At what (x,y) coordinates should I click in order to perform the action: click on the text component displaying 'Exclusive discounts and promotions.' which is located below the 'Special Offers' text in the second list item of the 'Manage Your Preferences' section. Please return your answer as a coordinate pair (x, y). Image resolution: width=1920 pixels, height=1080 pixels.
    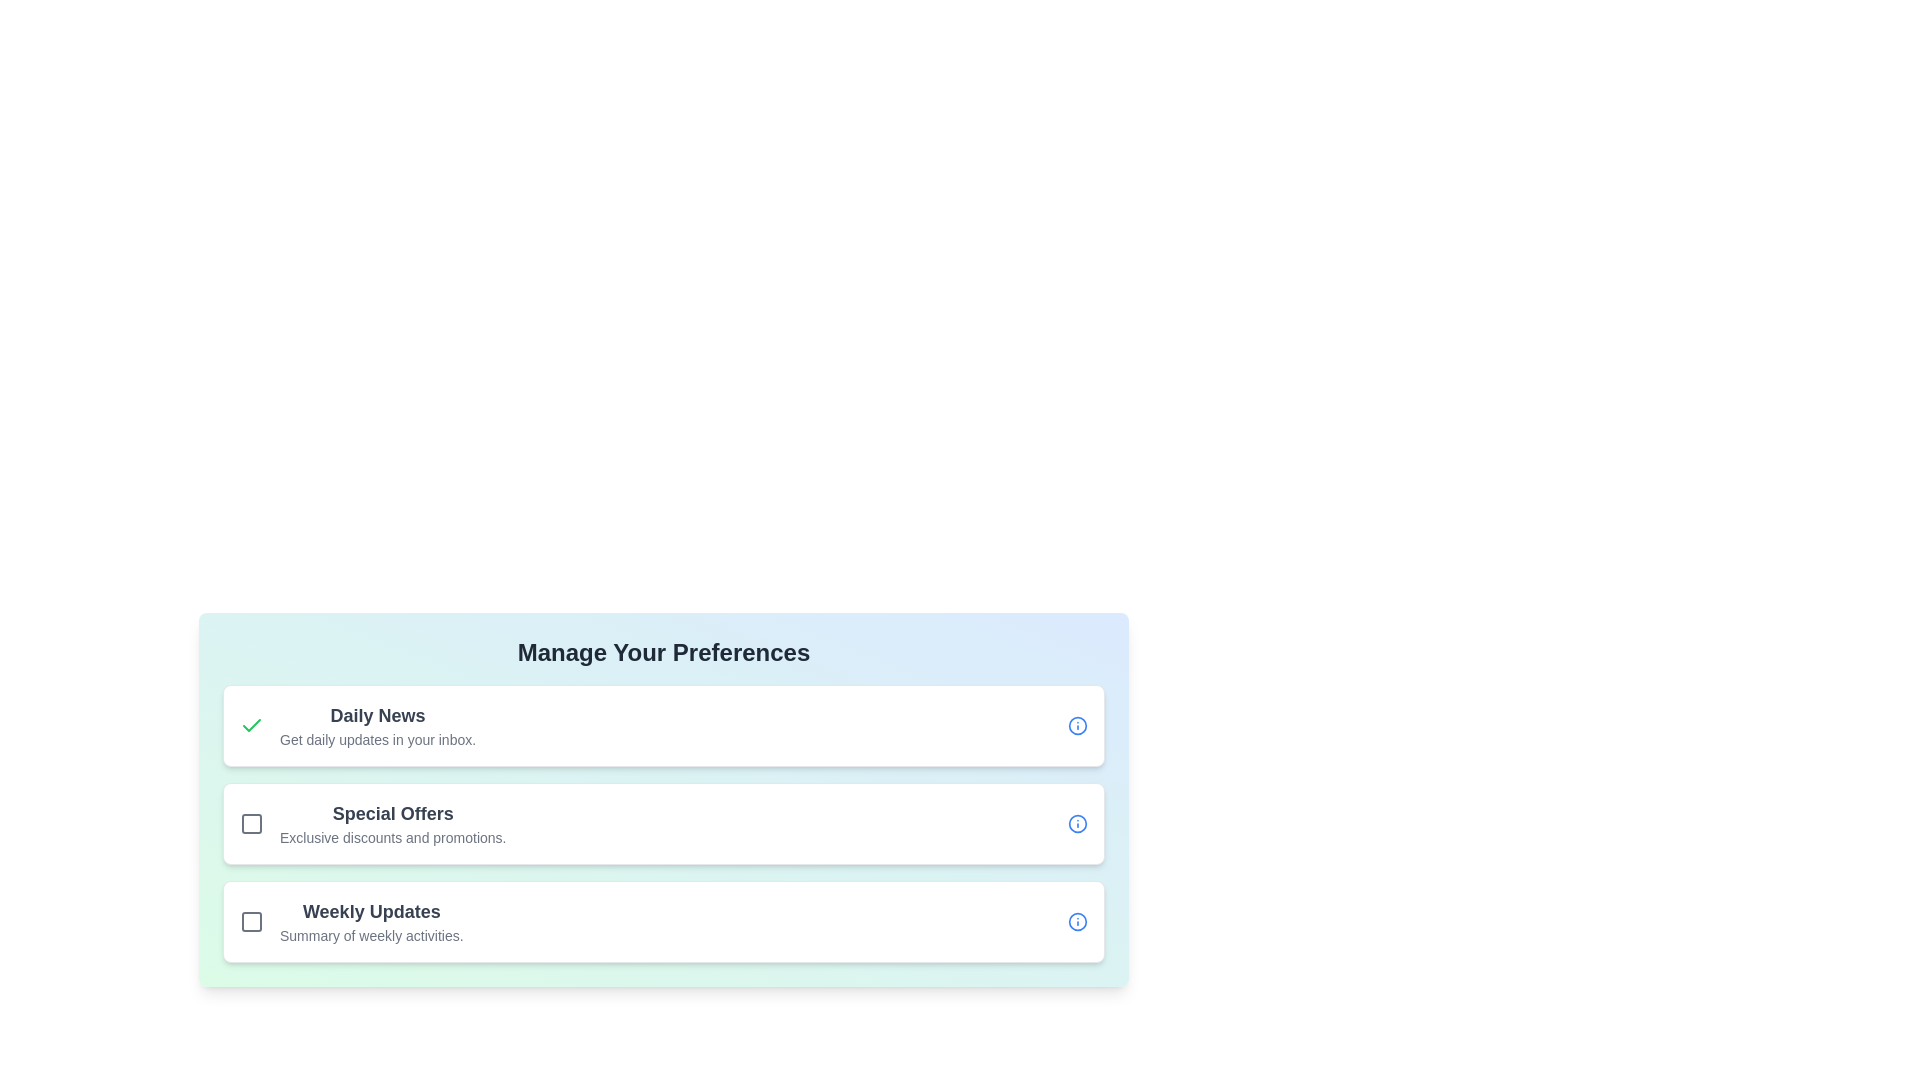
    Looking at the image, I should click on (393, 837).